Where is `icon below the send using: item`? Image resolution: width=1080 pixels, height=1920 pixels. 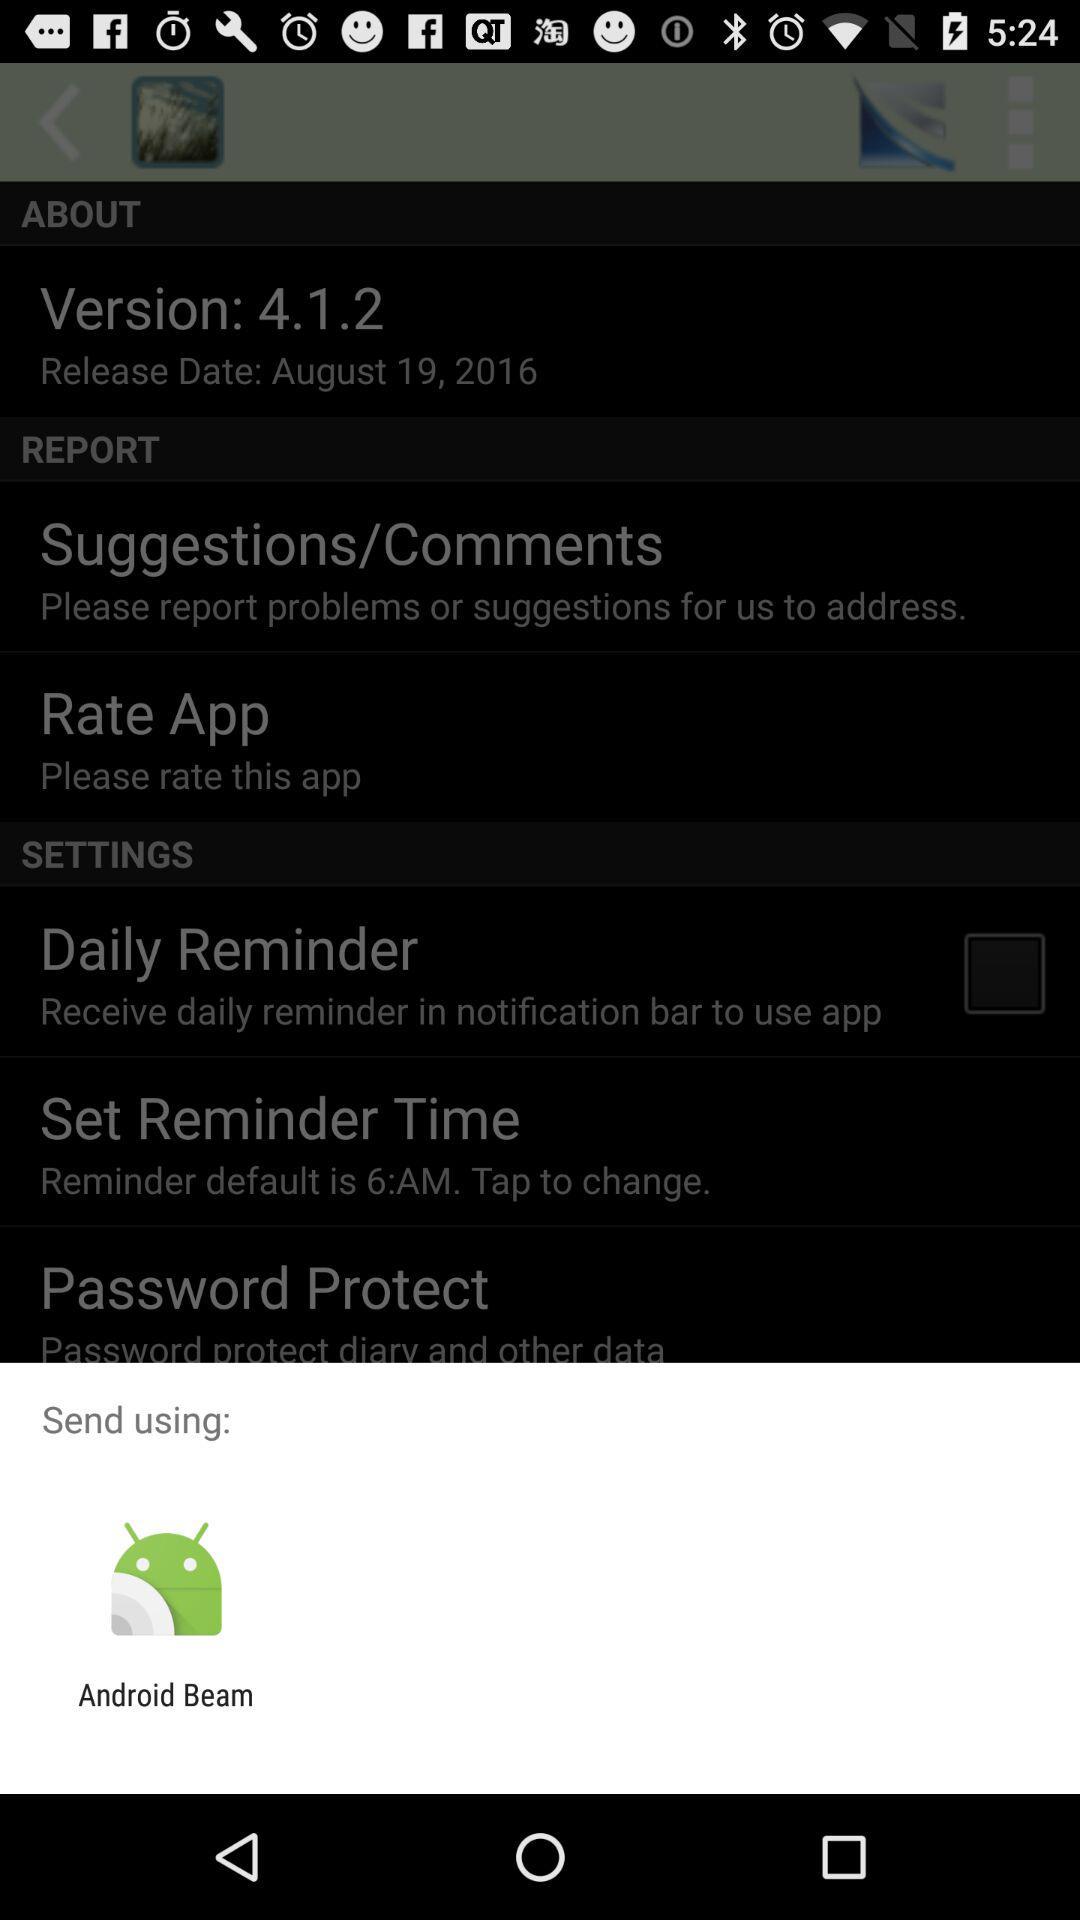 icon below the send using: item is located at coordinates (165, 1579).